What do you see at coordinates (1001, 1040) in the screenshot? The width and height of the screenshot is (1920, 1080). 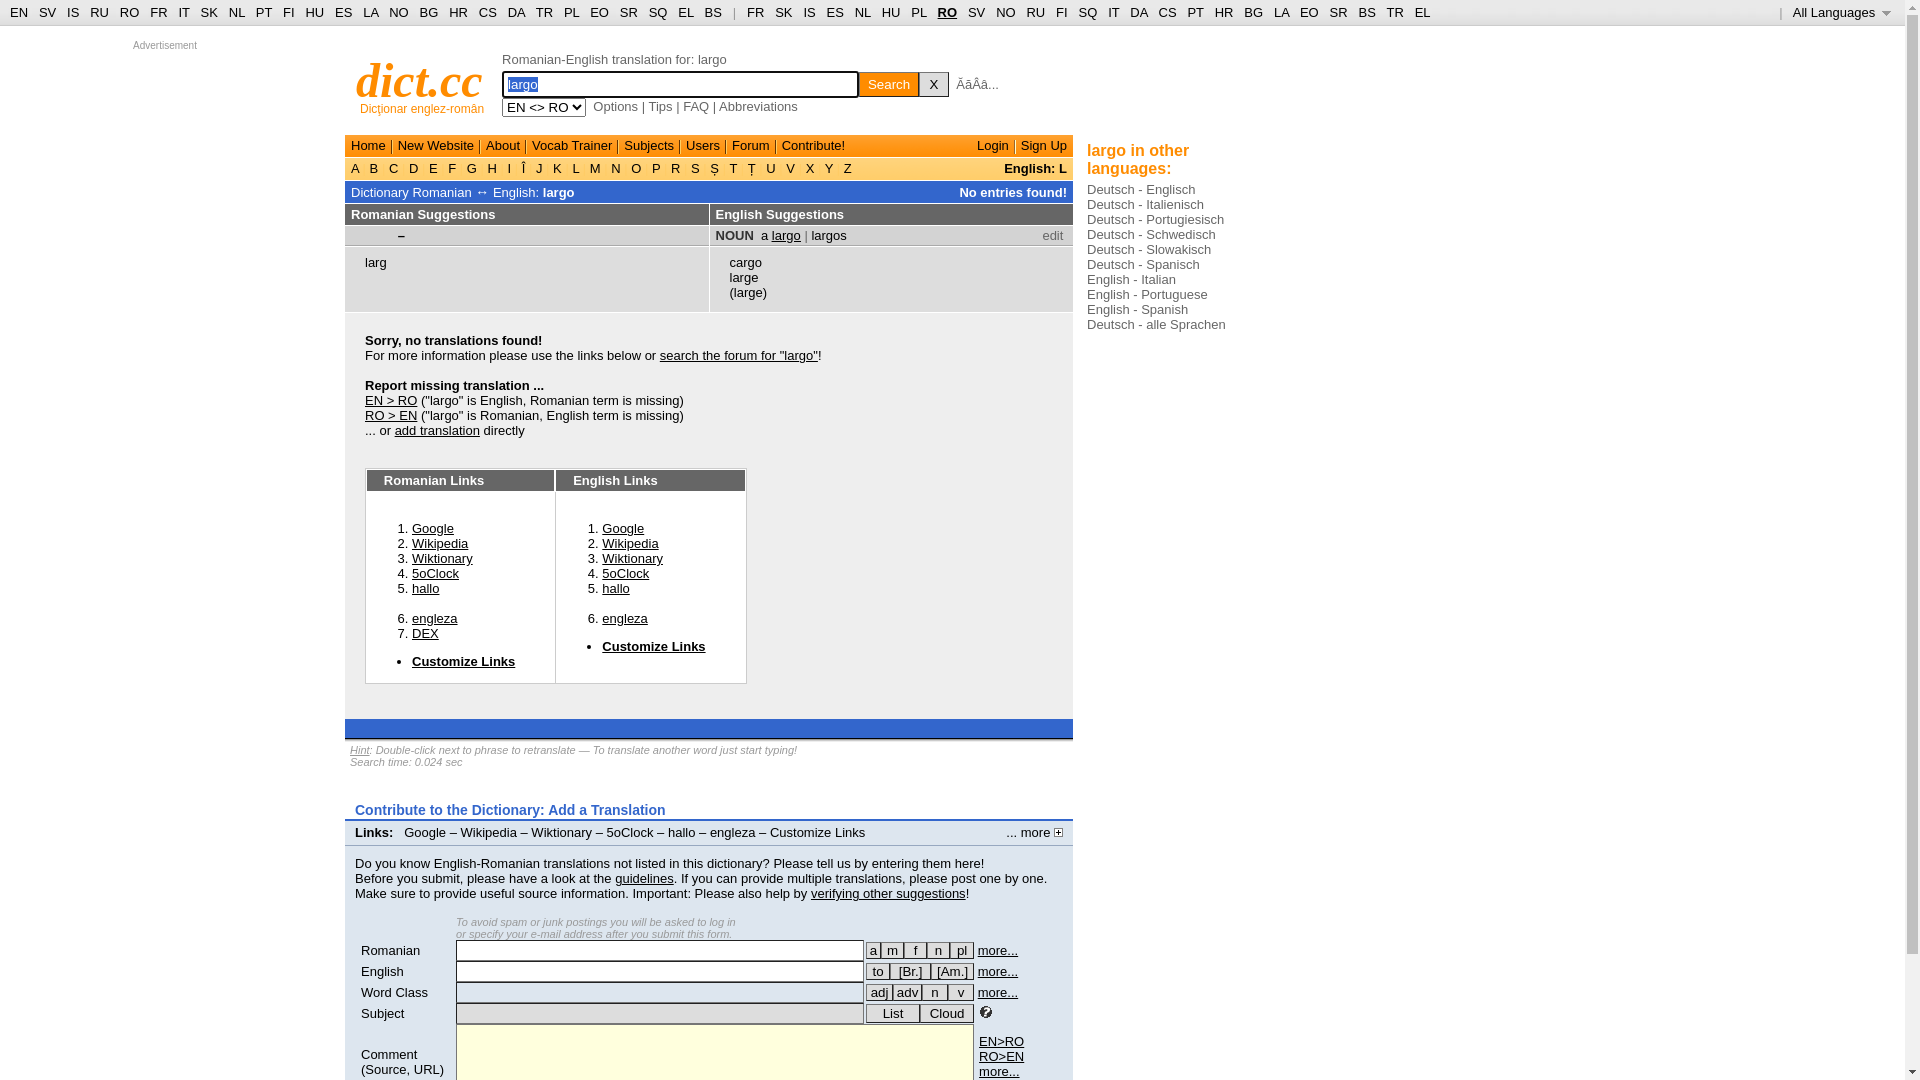 I see `'EN>RO'` at bounding box center [1001, 1040].